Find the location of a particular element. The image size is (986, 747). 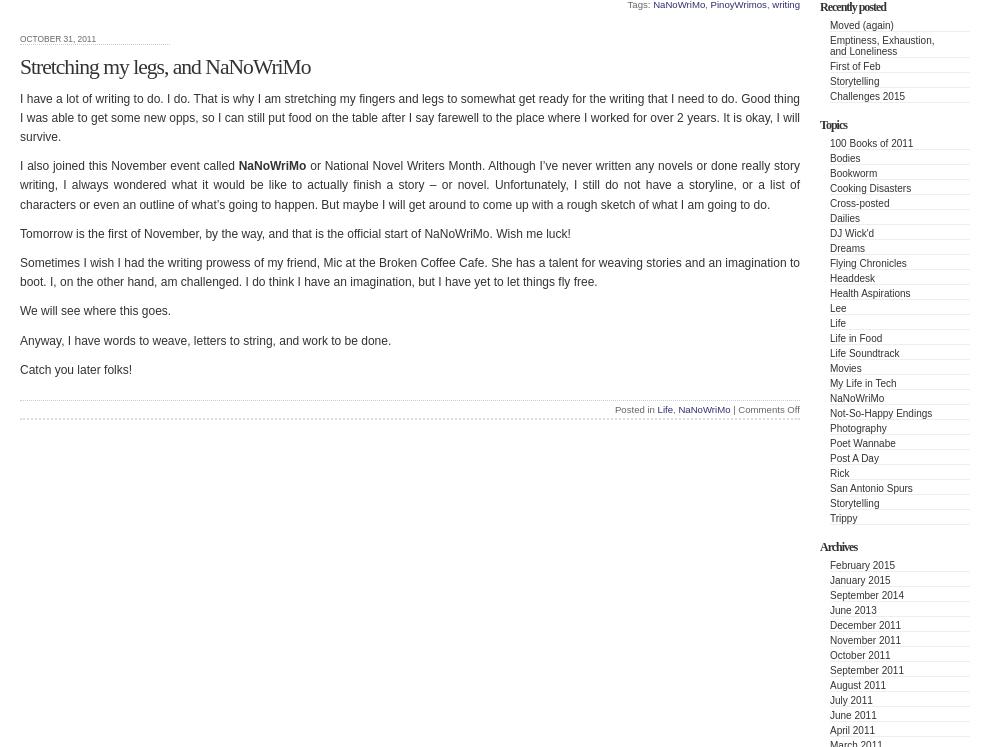

'Anyway, I have words to weave, letters to string, and work to be done.' is located at coordinates (204, 340).